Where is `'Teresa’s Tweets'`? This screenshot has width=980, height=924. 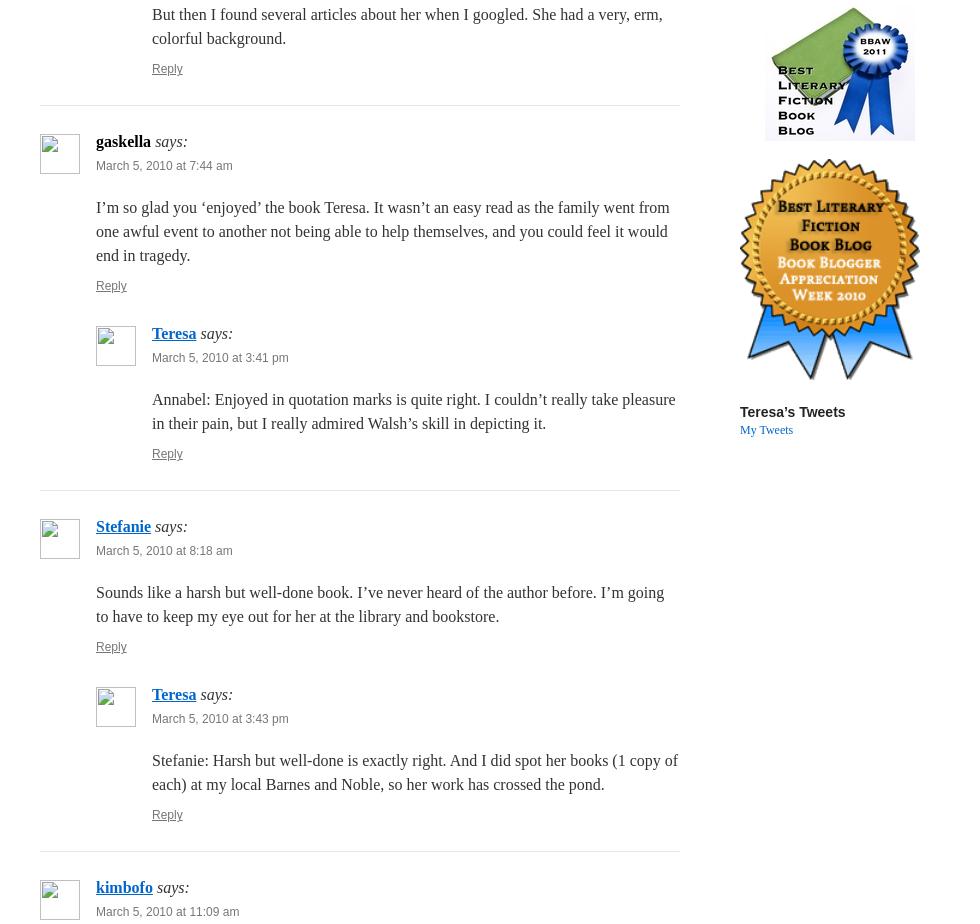
'Teresa’s Tweets' is located at coordinates (792, 410).